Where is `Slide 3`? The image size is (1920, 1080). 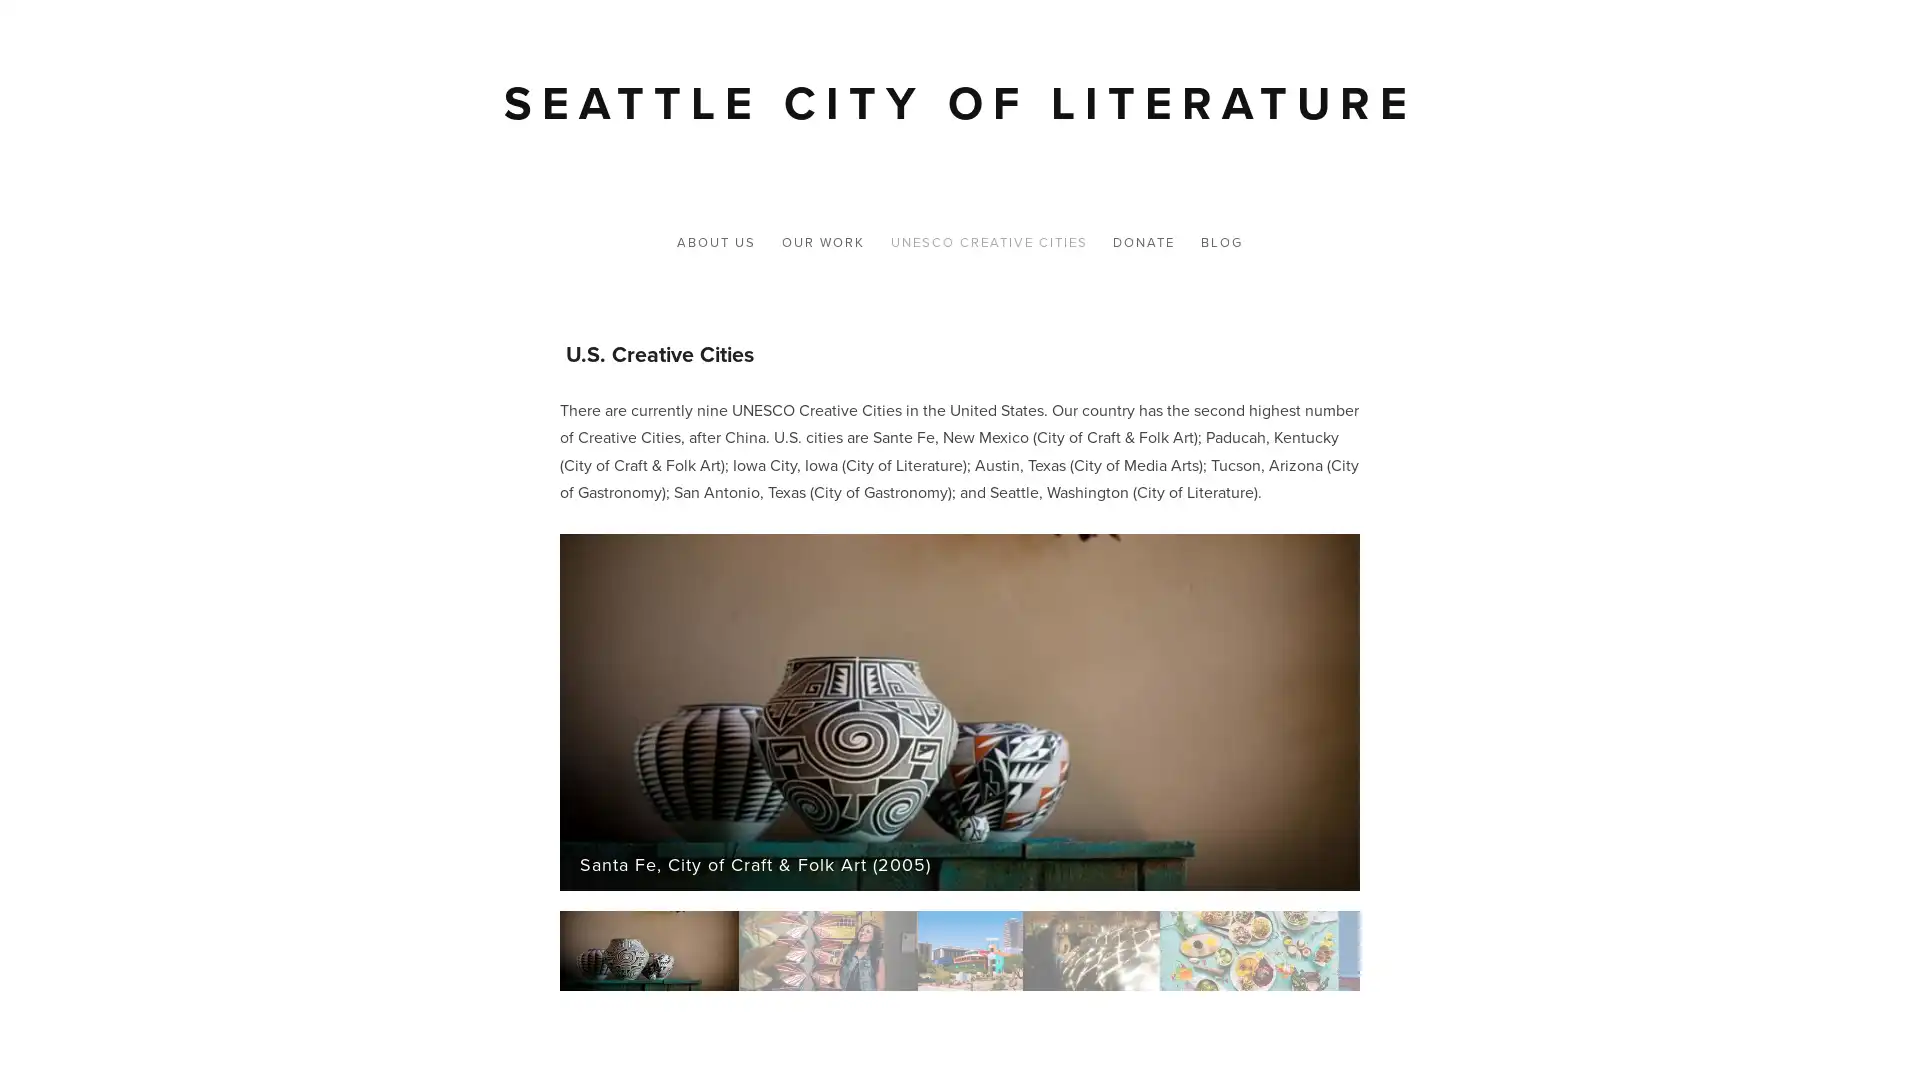
Slide 3 is located at coordinates (958, 950).